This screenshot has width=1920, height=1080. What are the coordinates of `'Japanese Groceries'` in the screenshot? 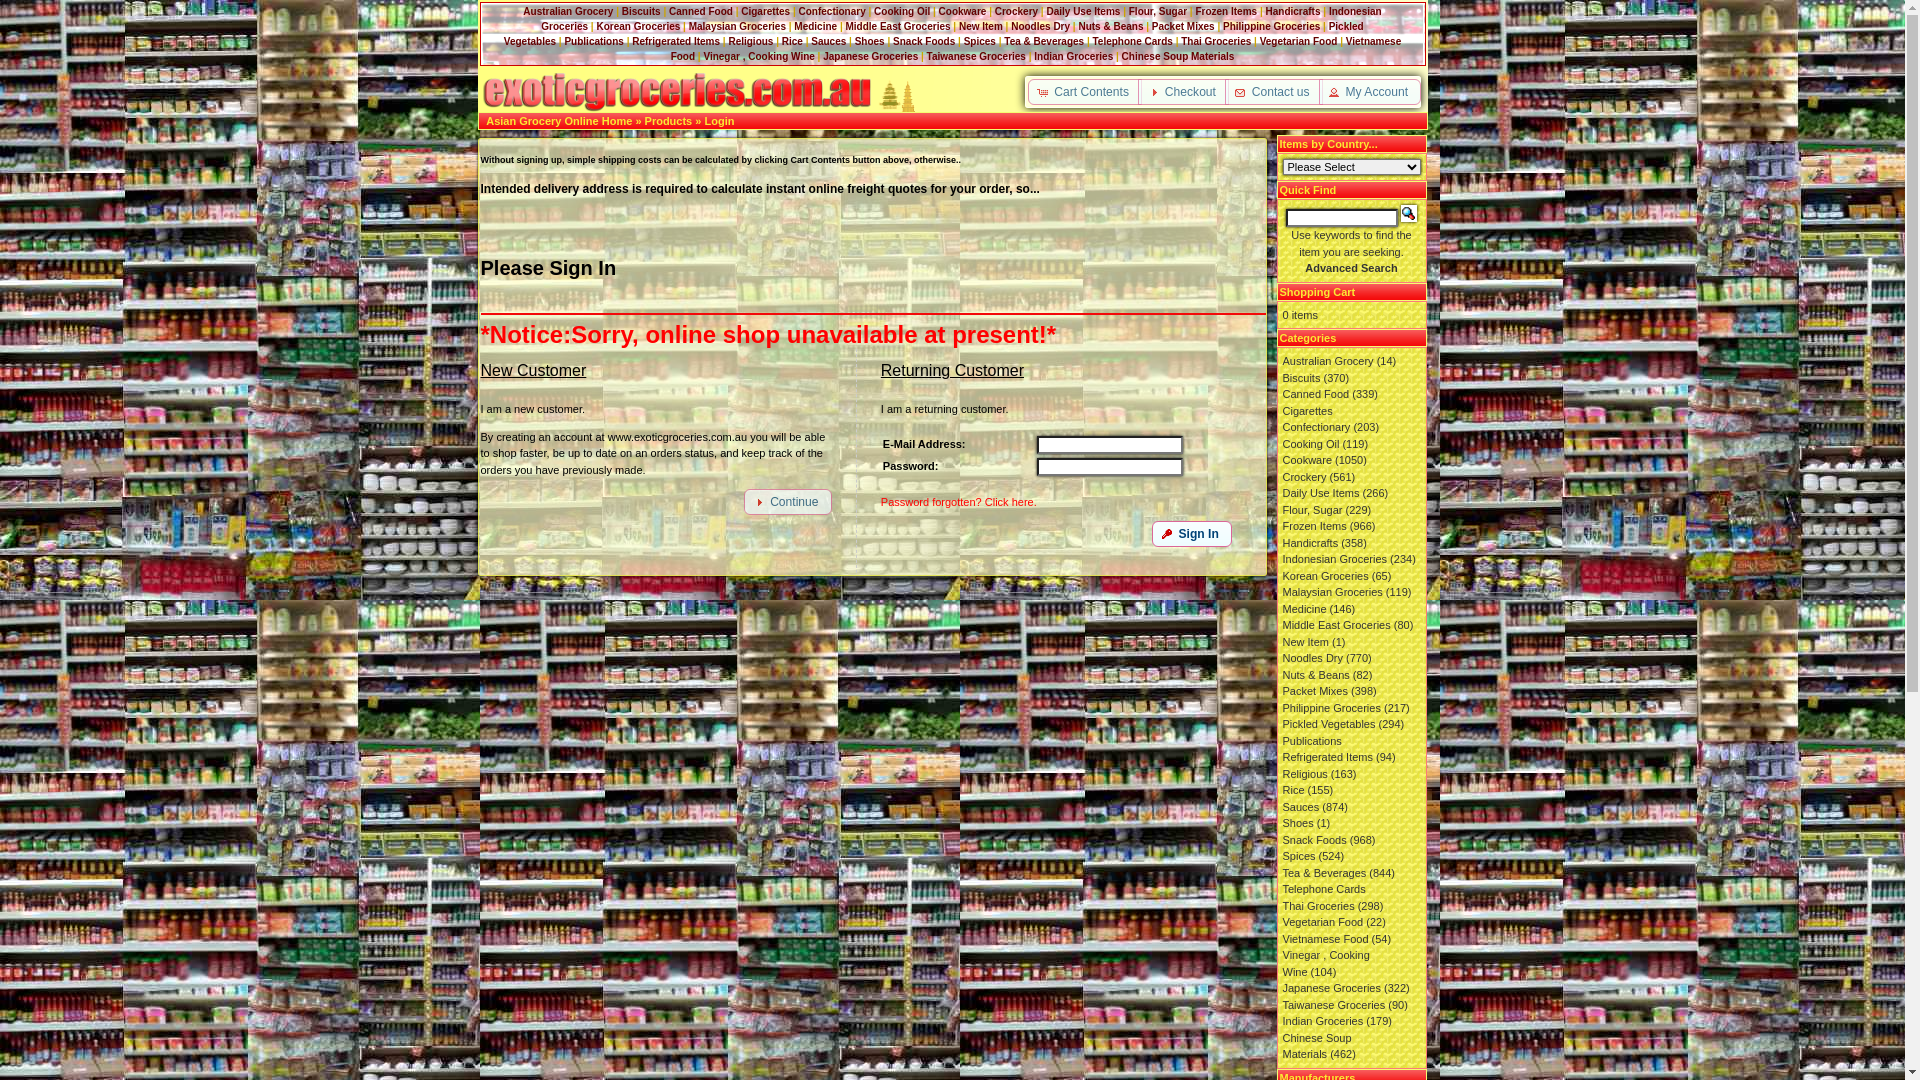 It's located at (870, 55).